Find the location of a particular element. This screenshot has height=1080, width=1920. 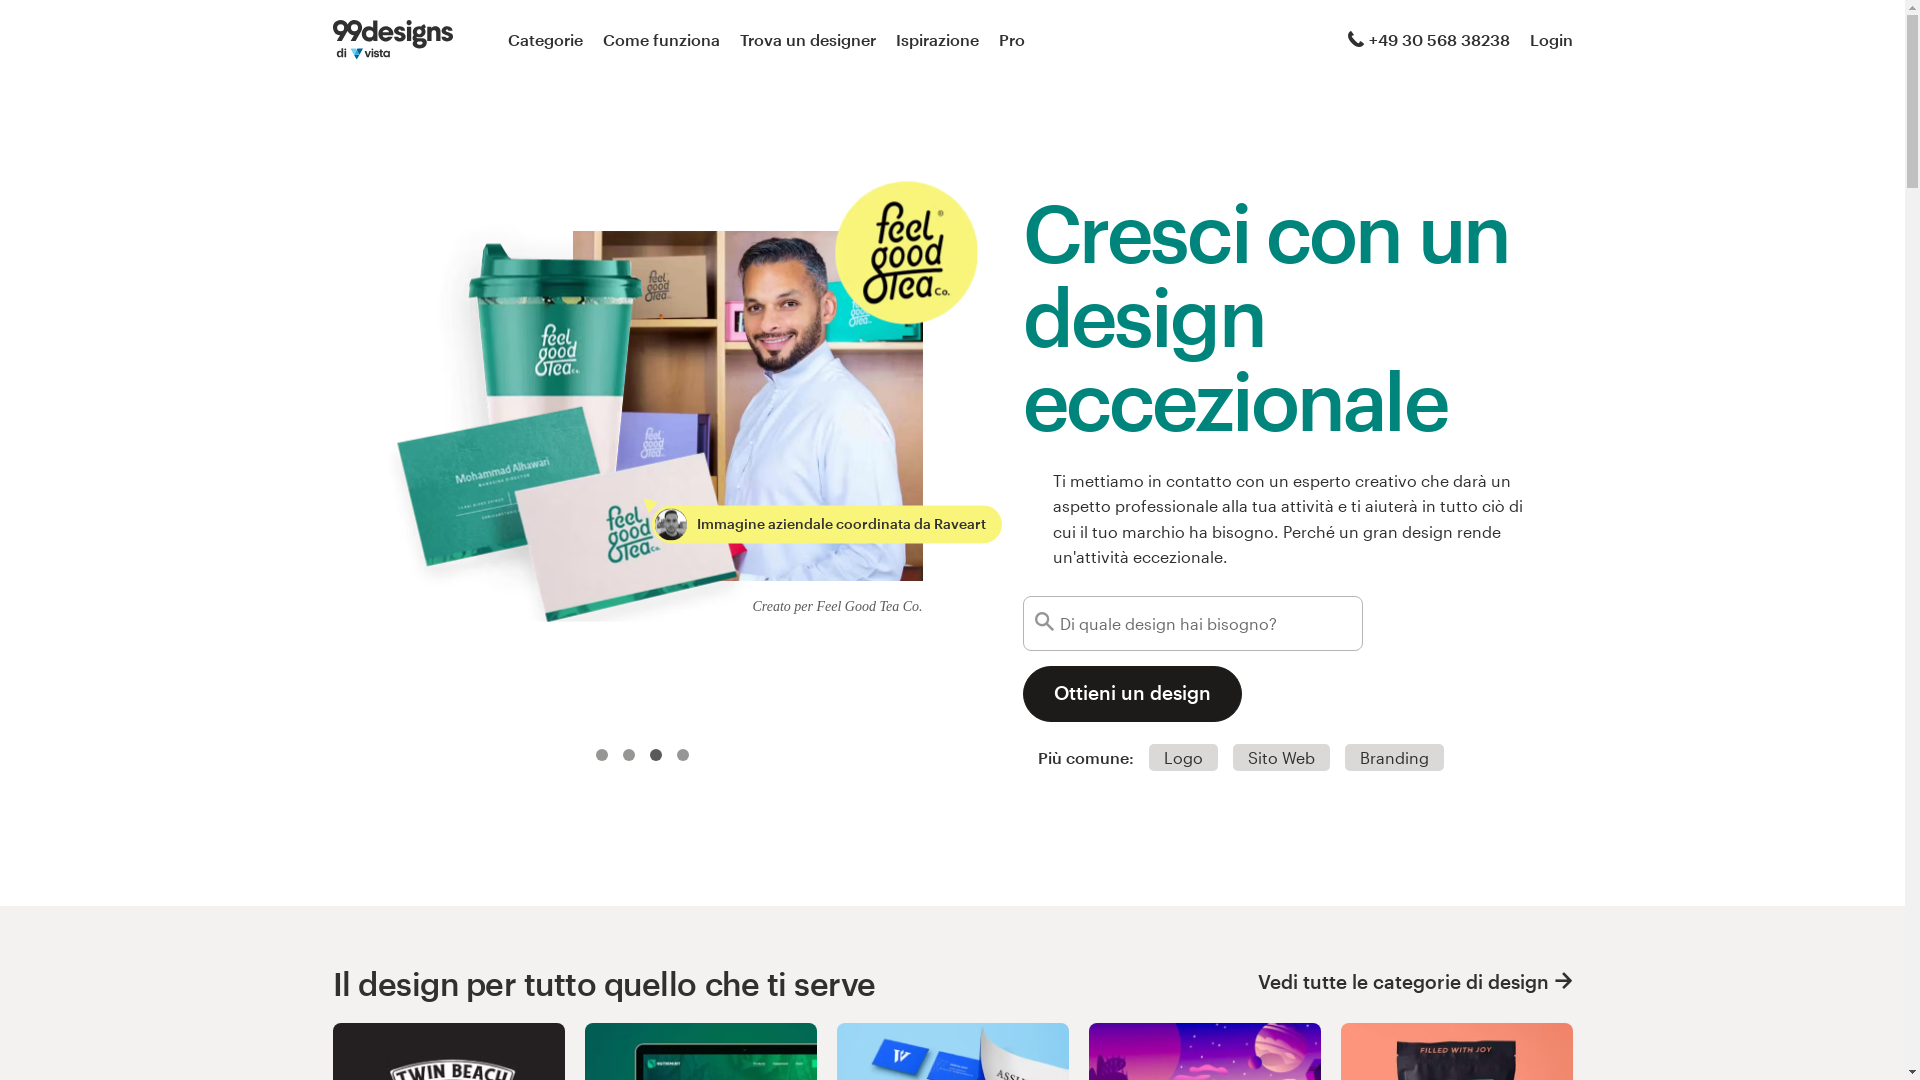

'Branding' is located at coordinates (1344, 758).